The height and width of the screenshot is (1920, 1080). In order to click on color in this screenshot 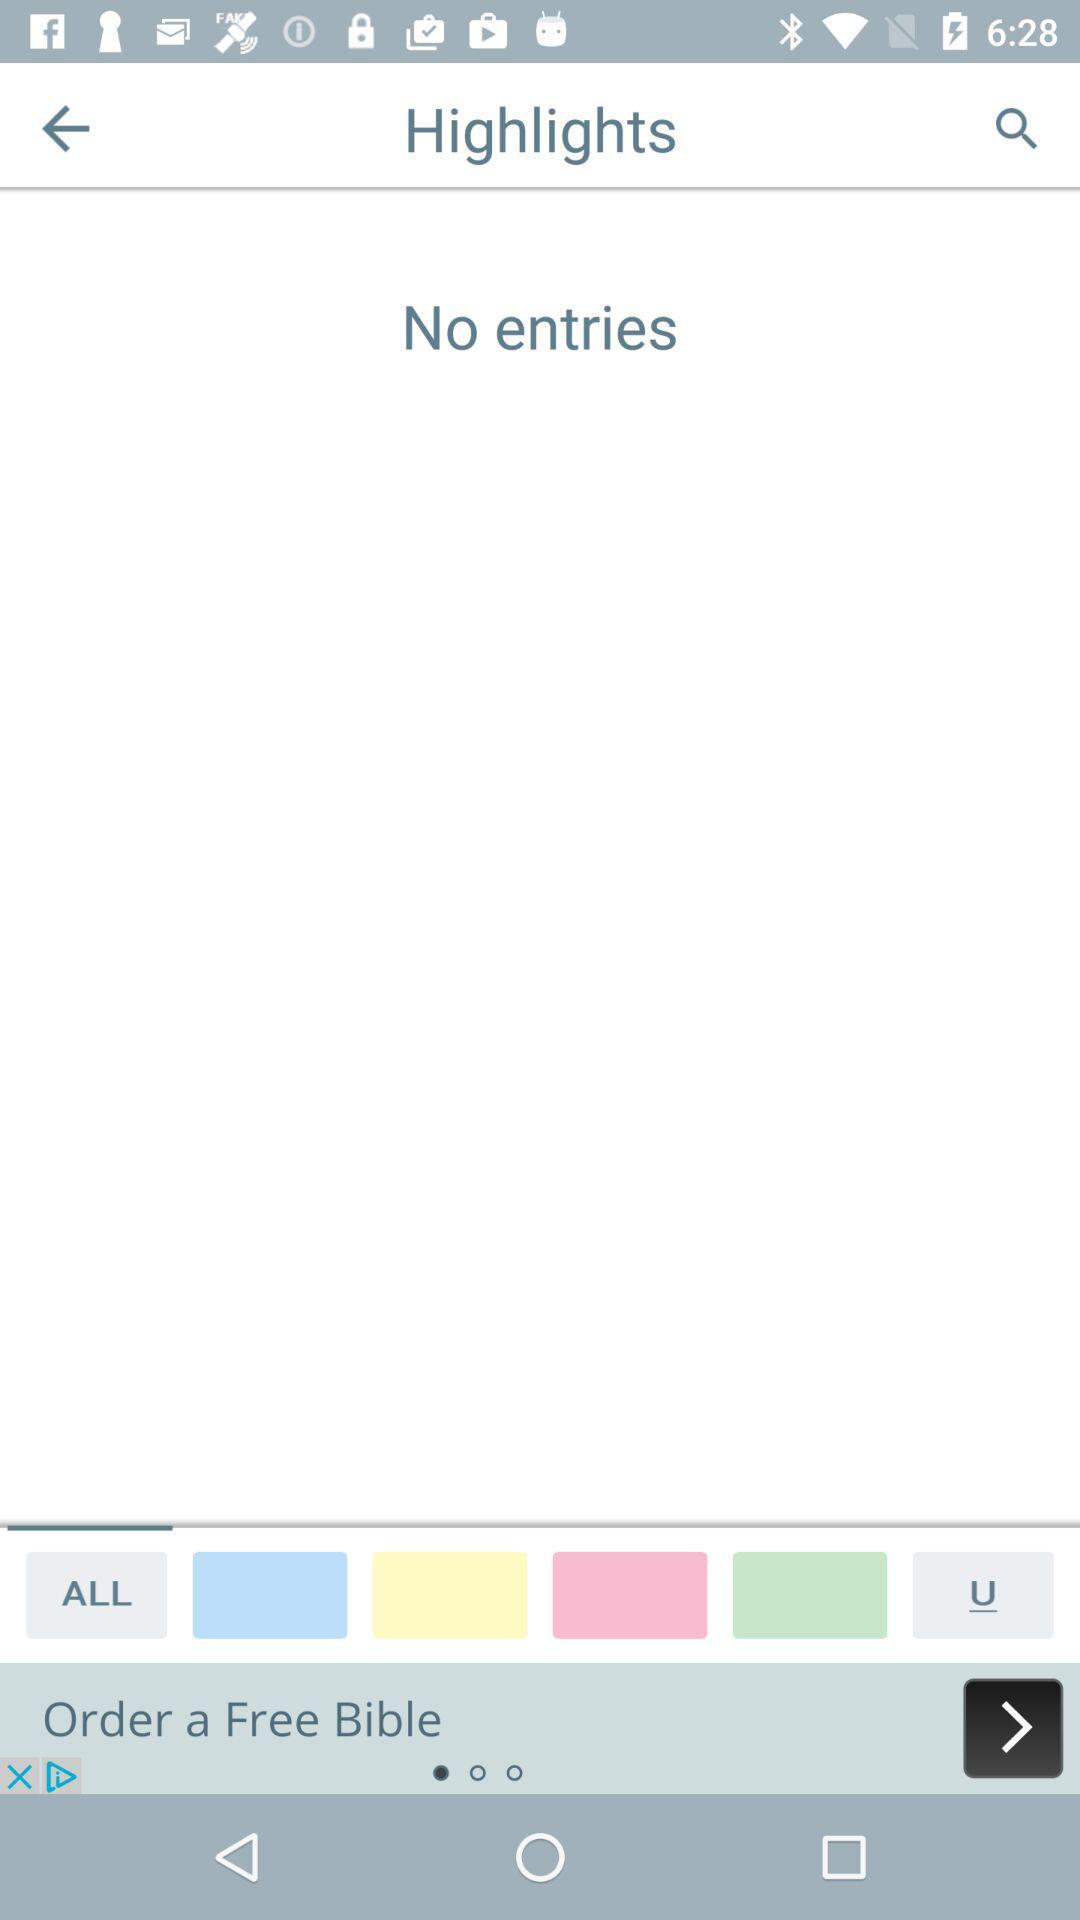, I will do `click(270, 1593)`.